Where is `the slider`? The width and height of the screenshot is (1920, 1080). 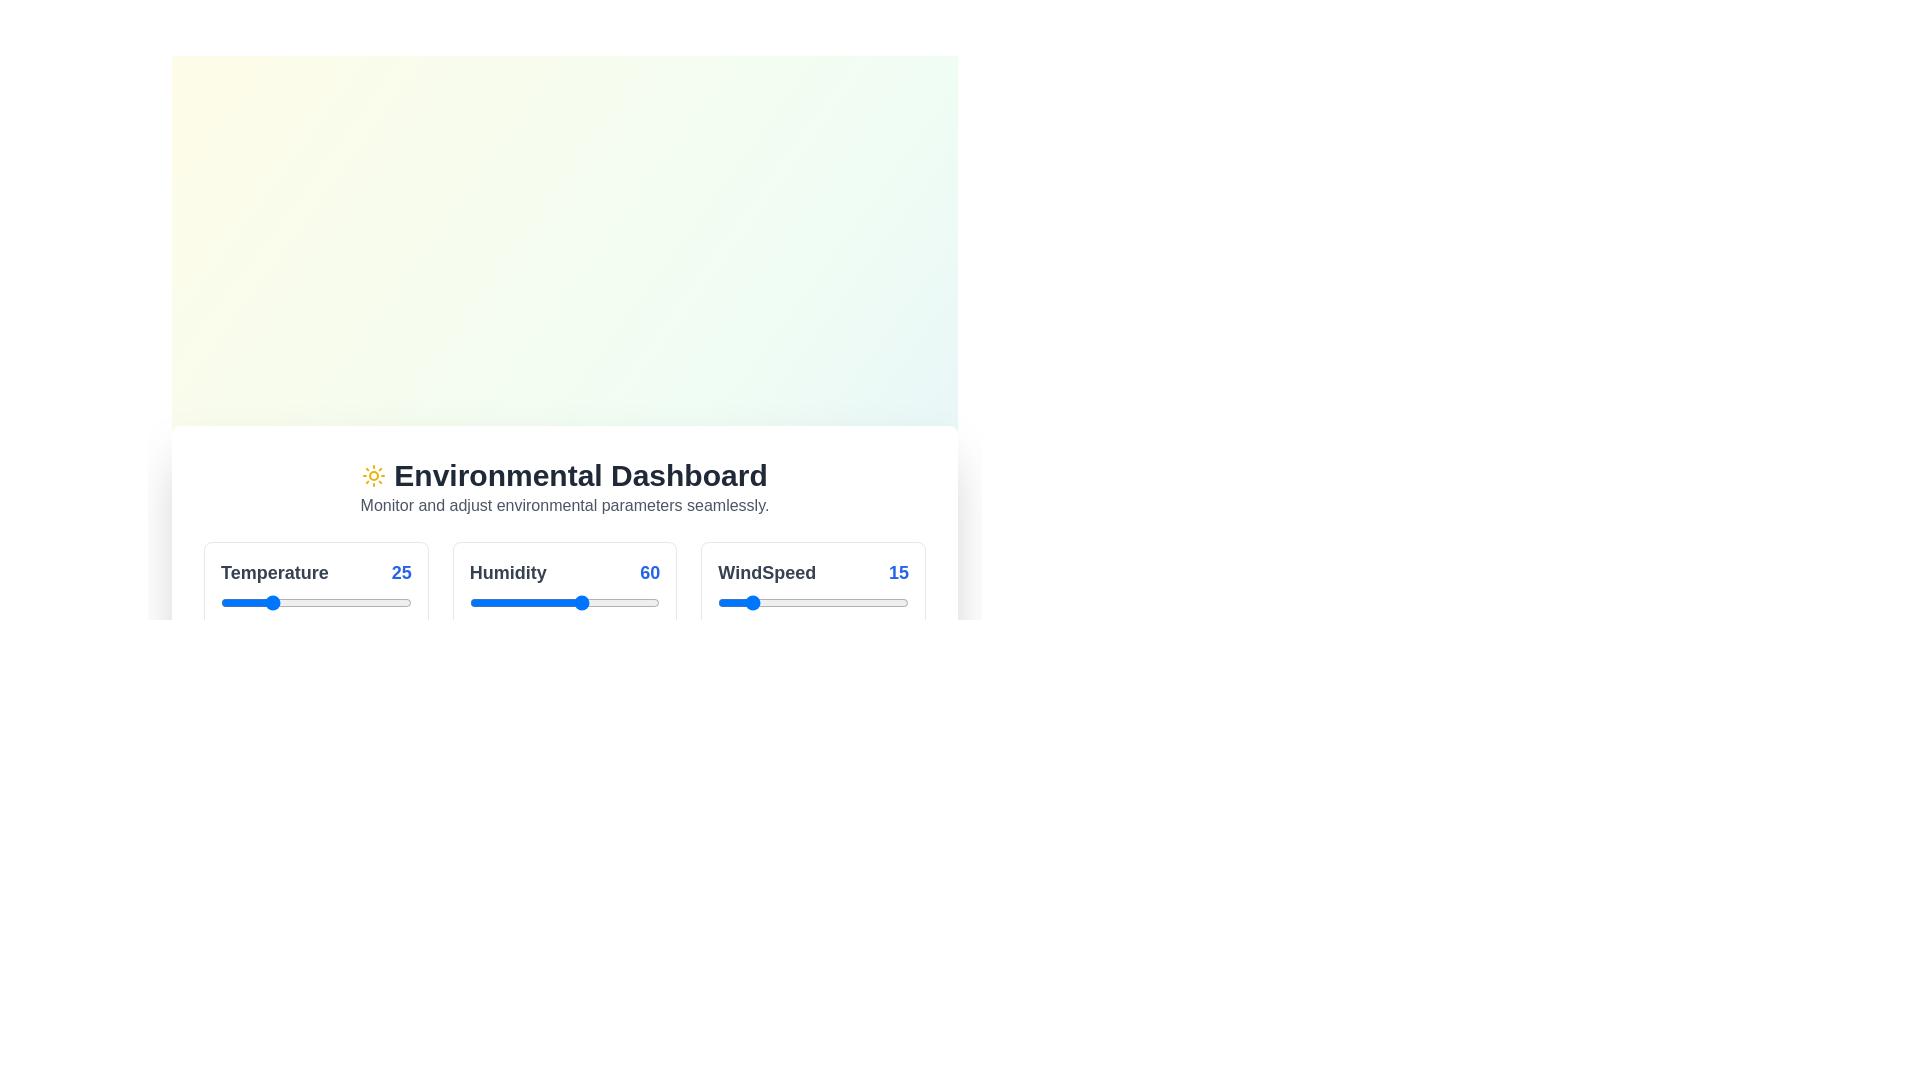
the slider is located at coordinates (254, 601).